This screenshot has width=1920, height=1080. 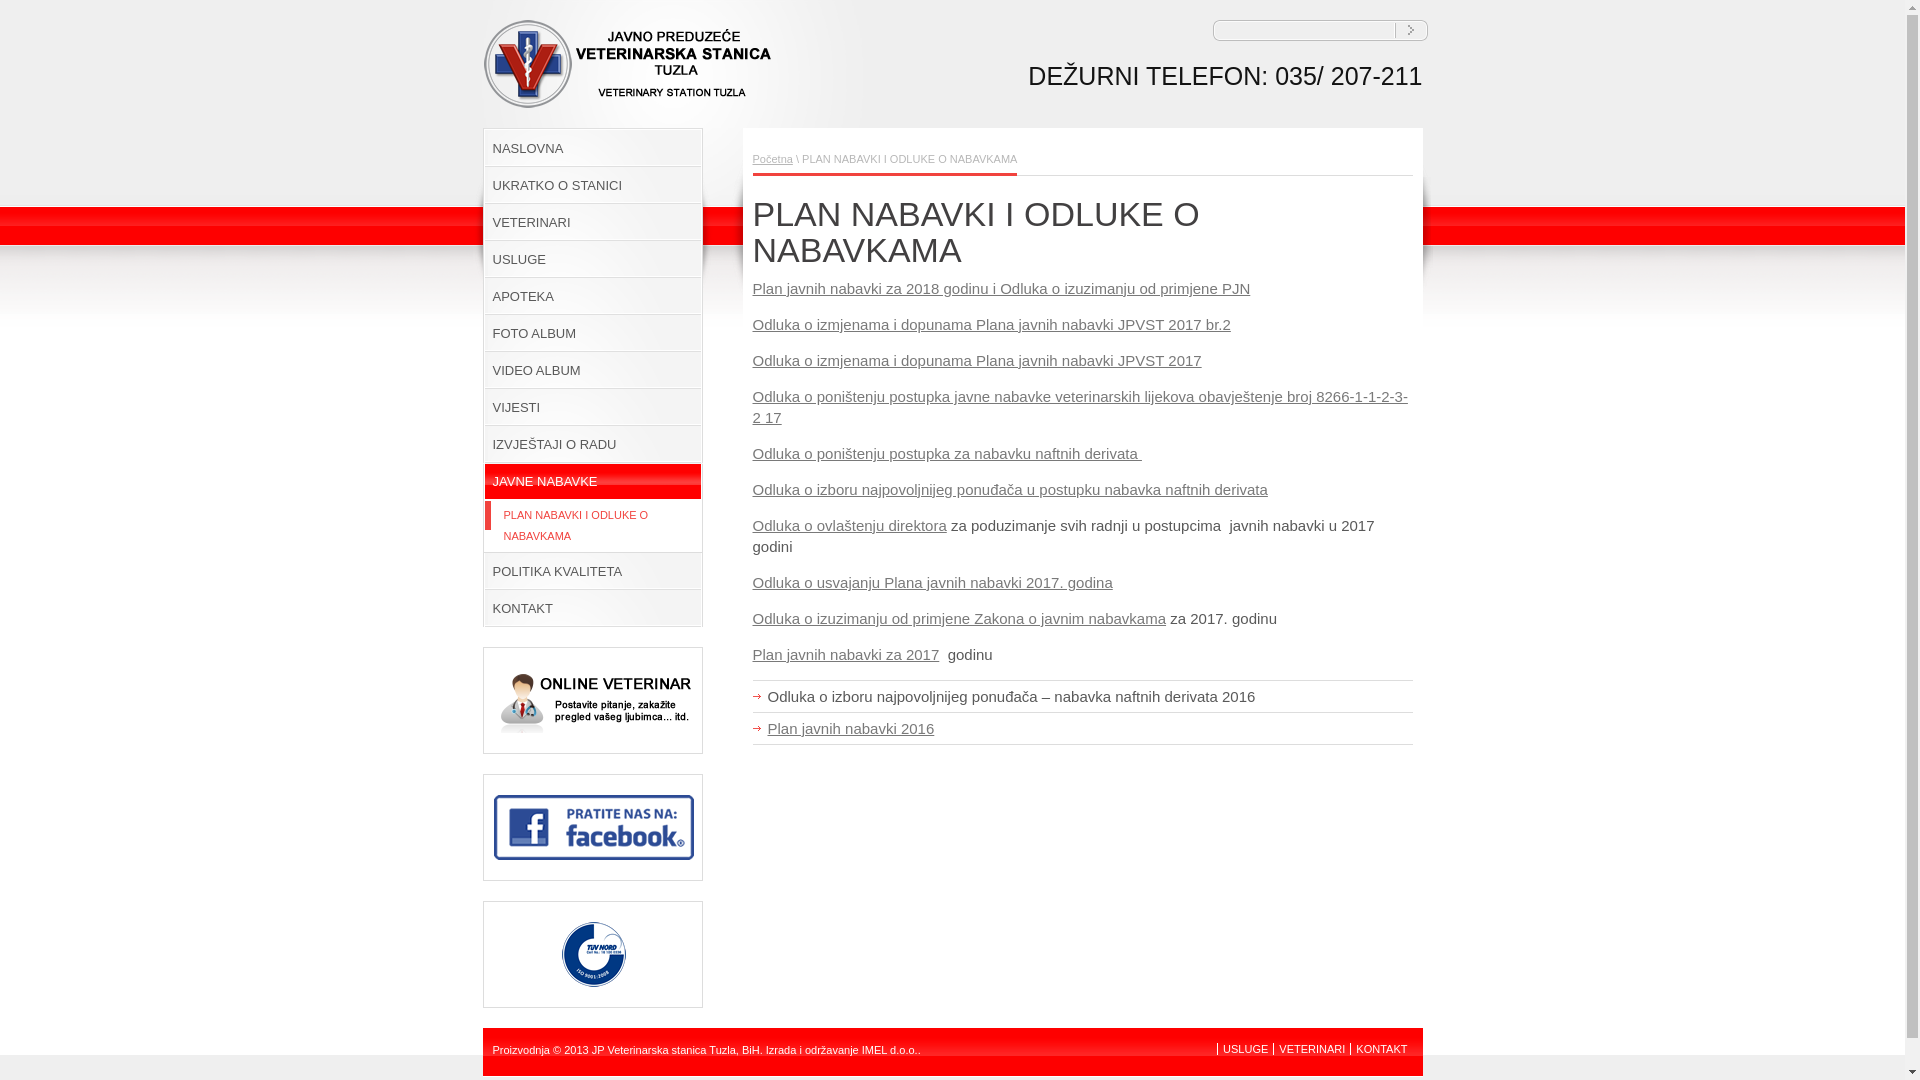 What do you see at coordinates (590, 406) in the screenshot?
I see `'VIJESTI'` at bounding box center [590, 406].